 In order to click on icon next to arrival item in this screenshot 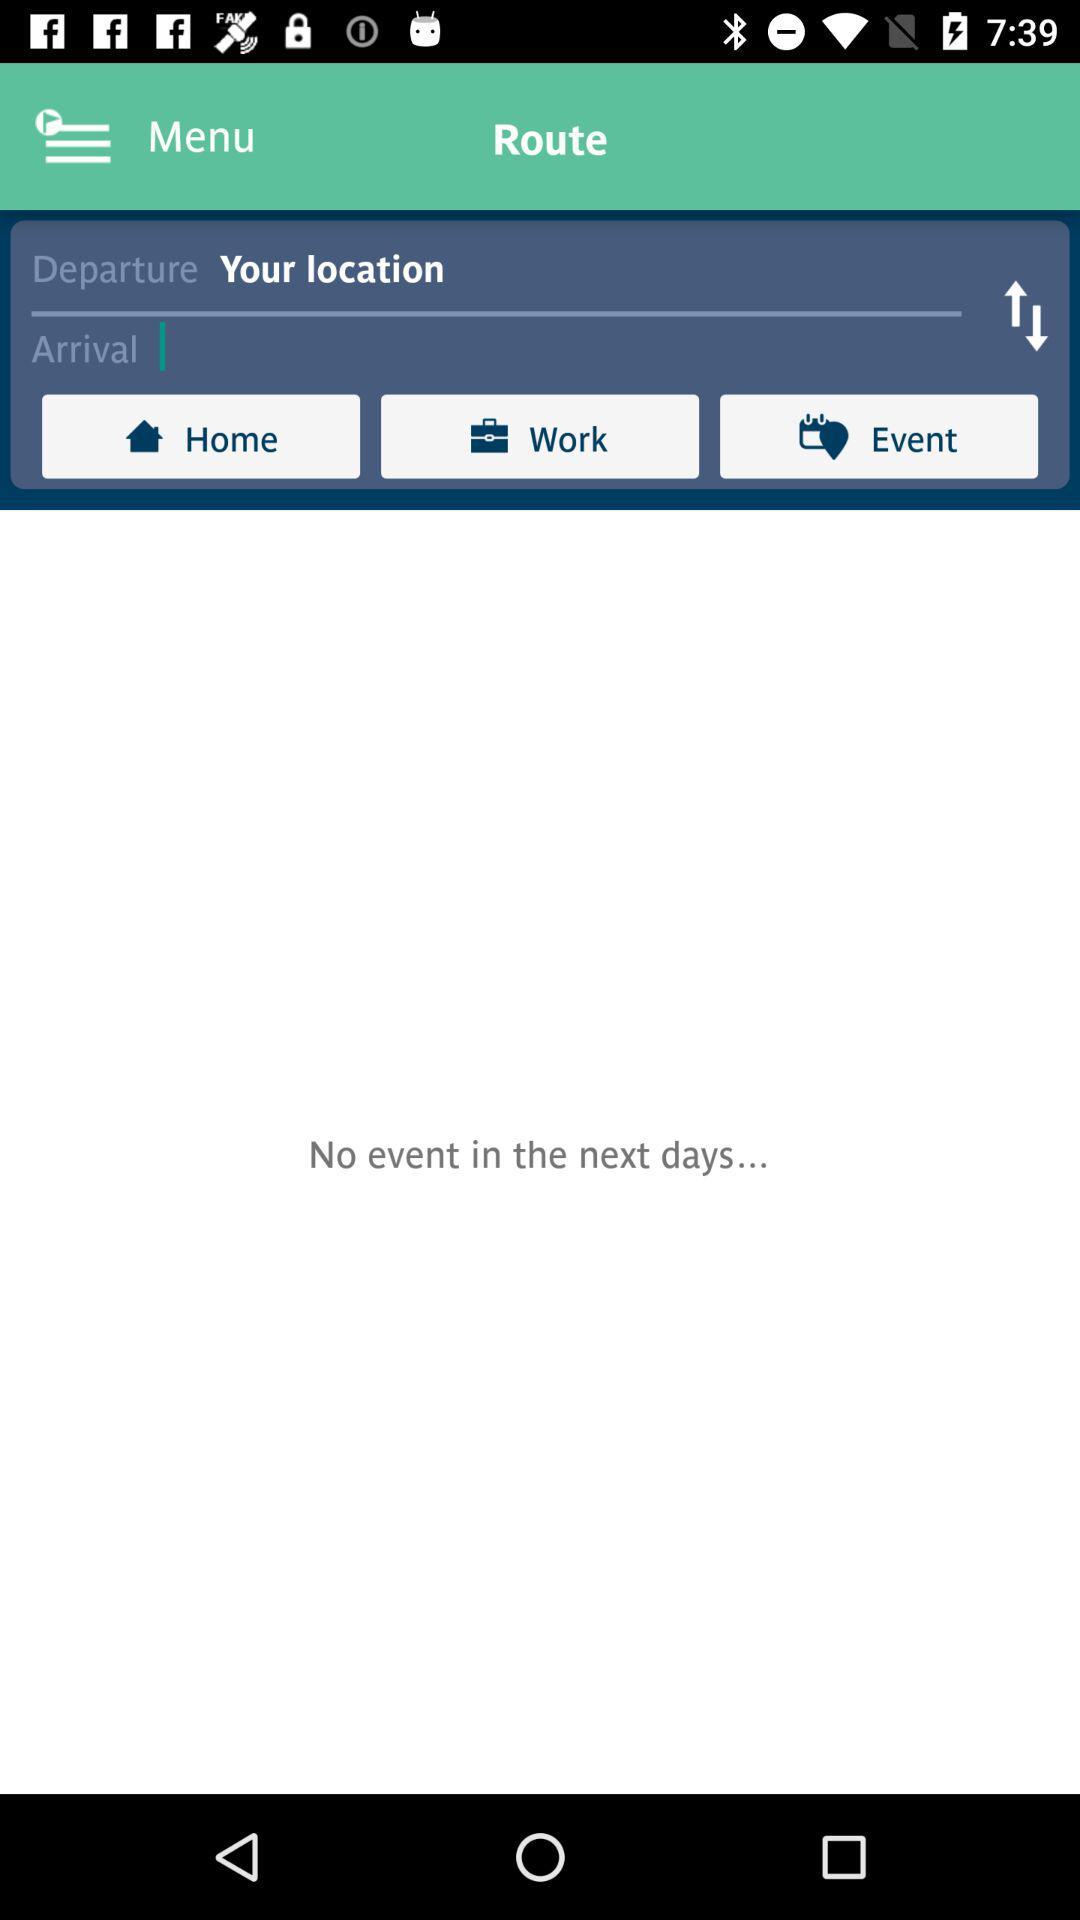, I will do `click(571, 346)`.